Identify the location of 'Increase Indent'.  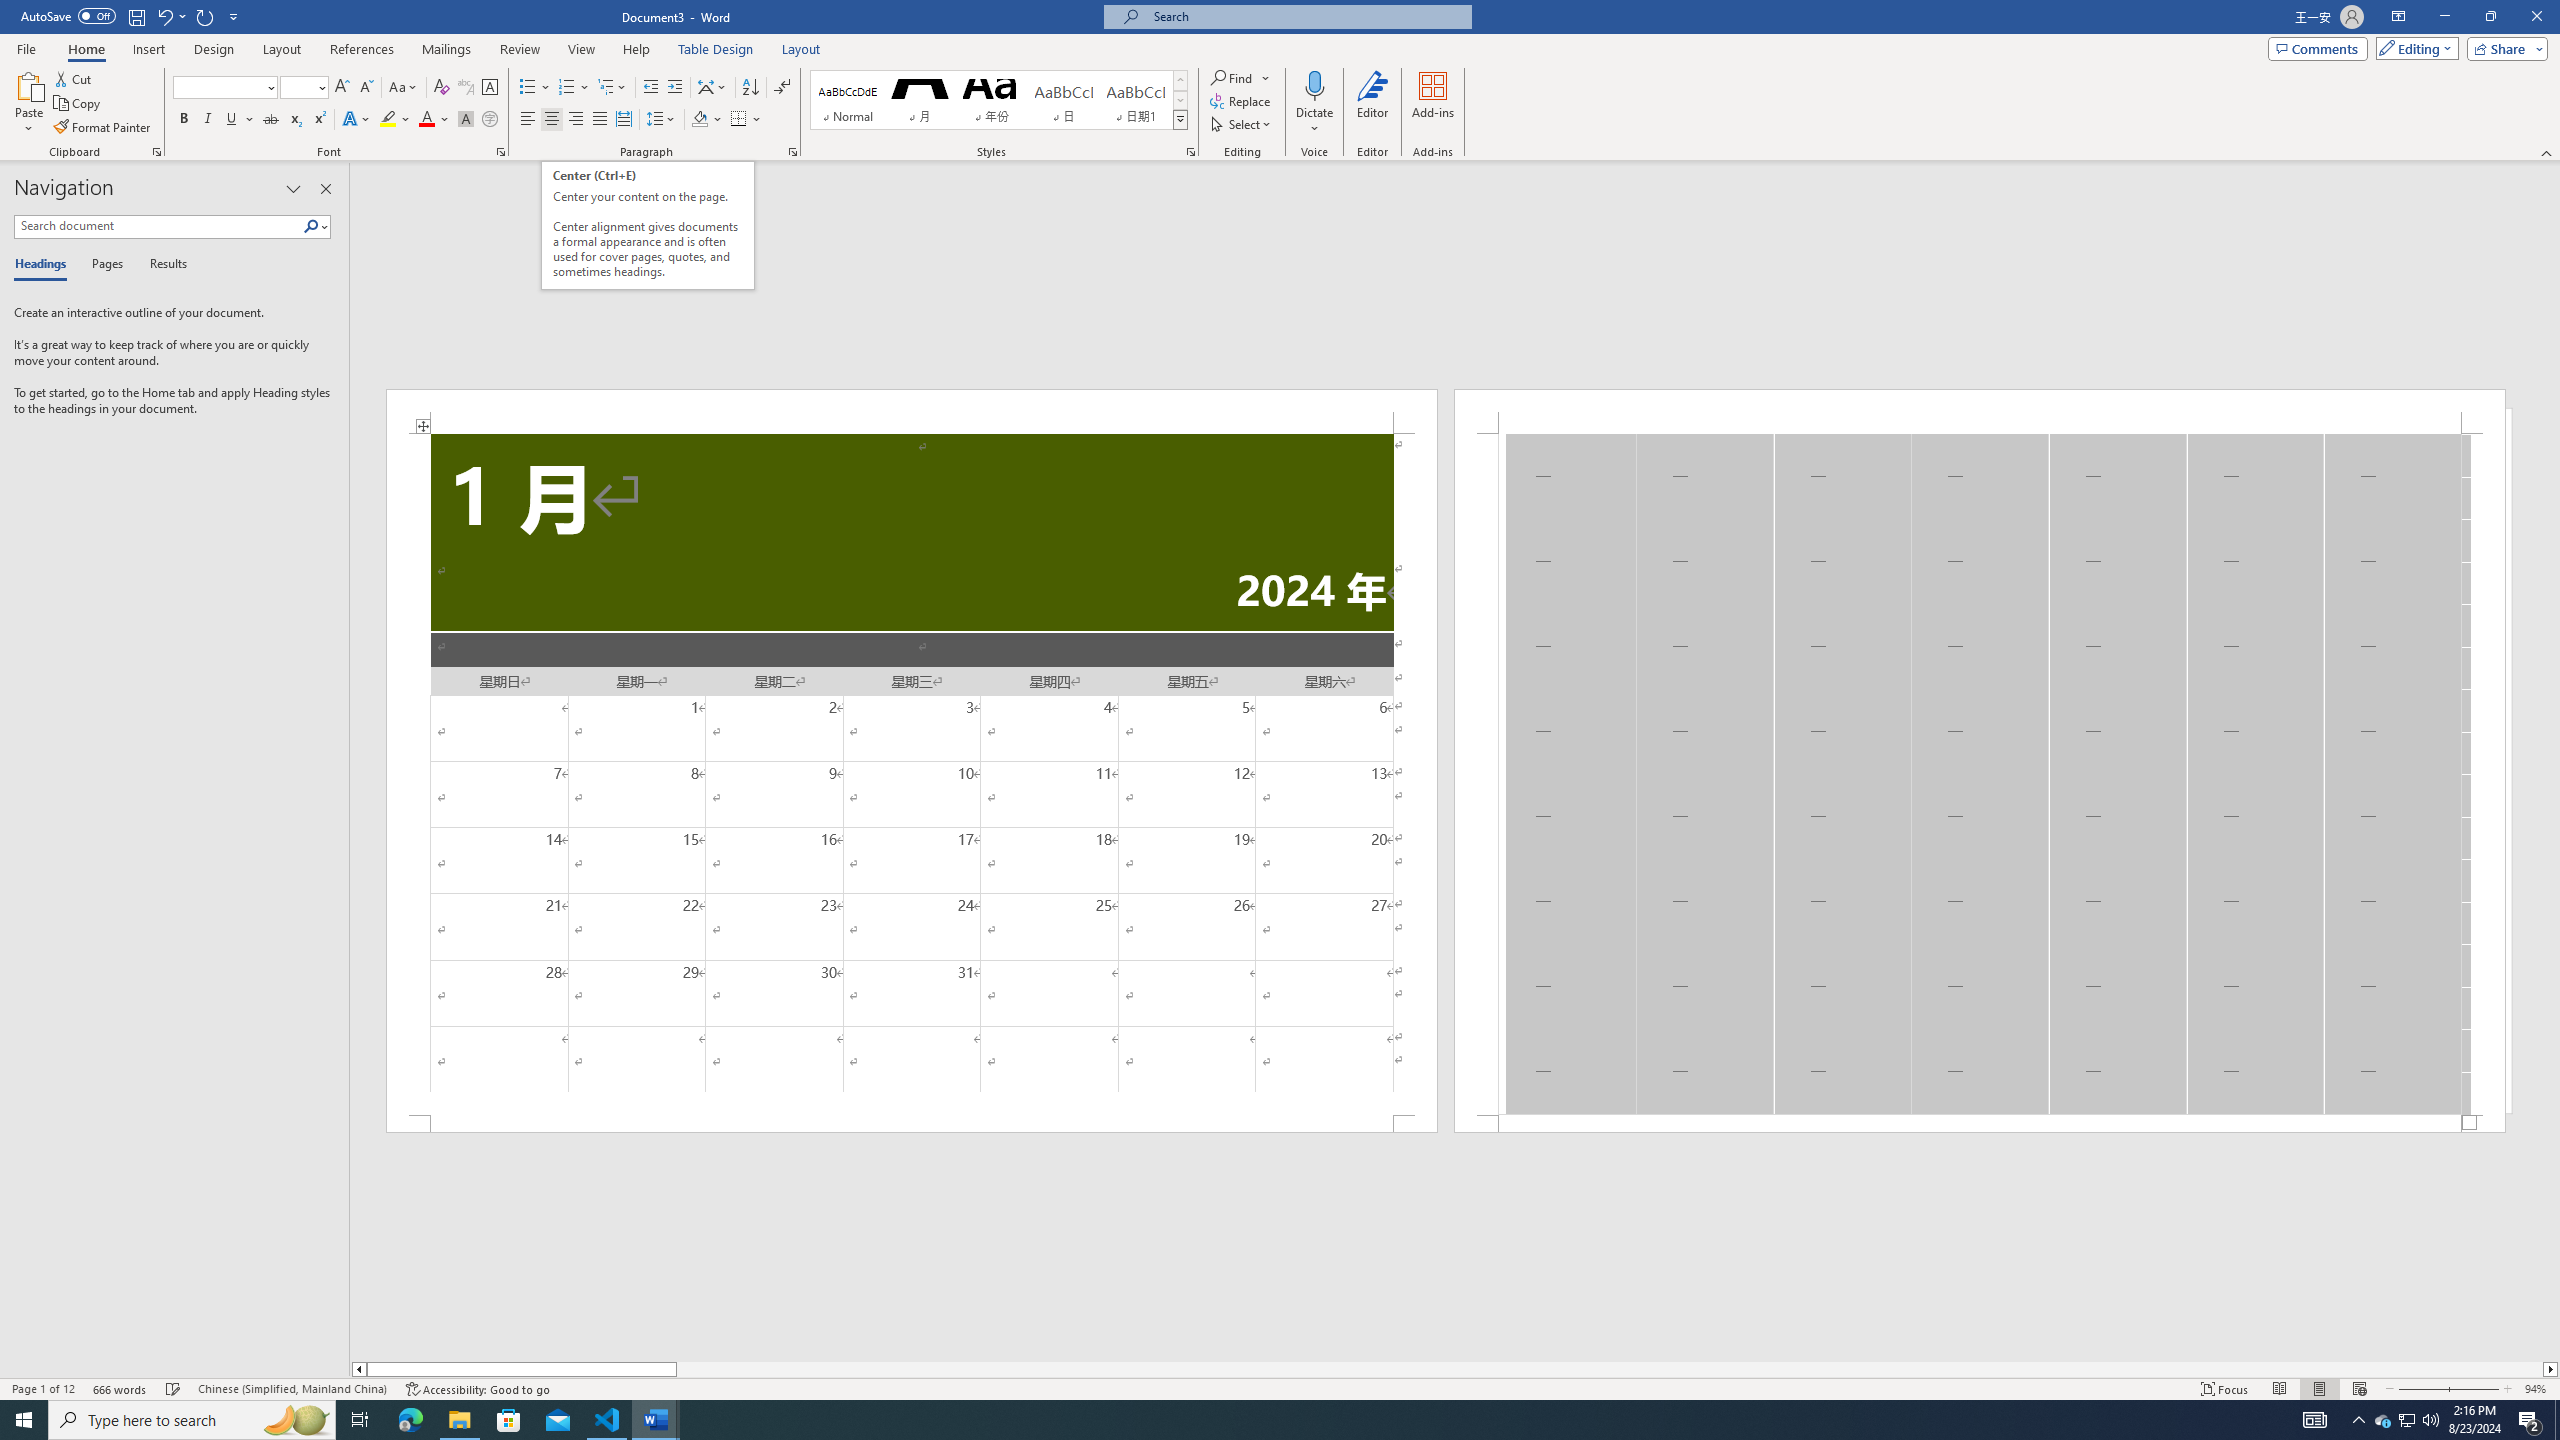
(673, 87).